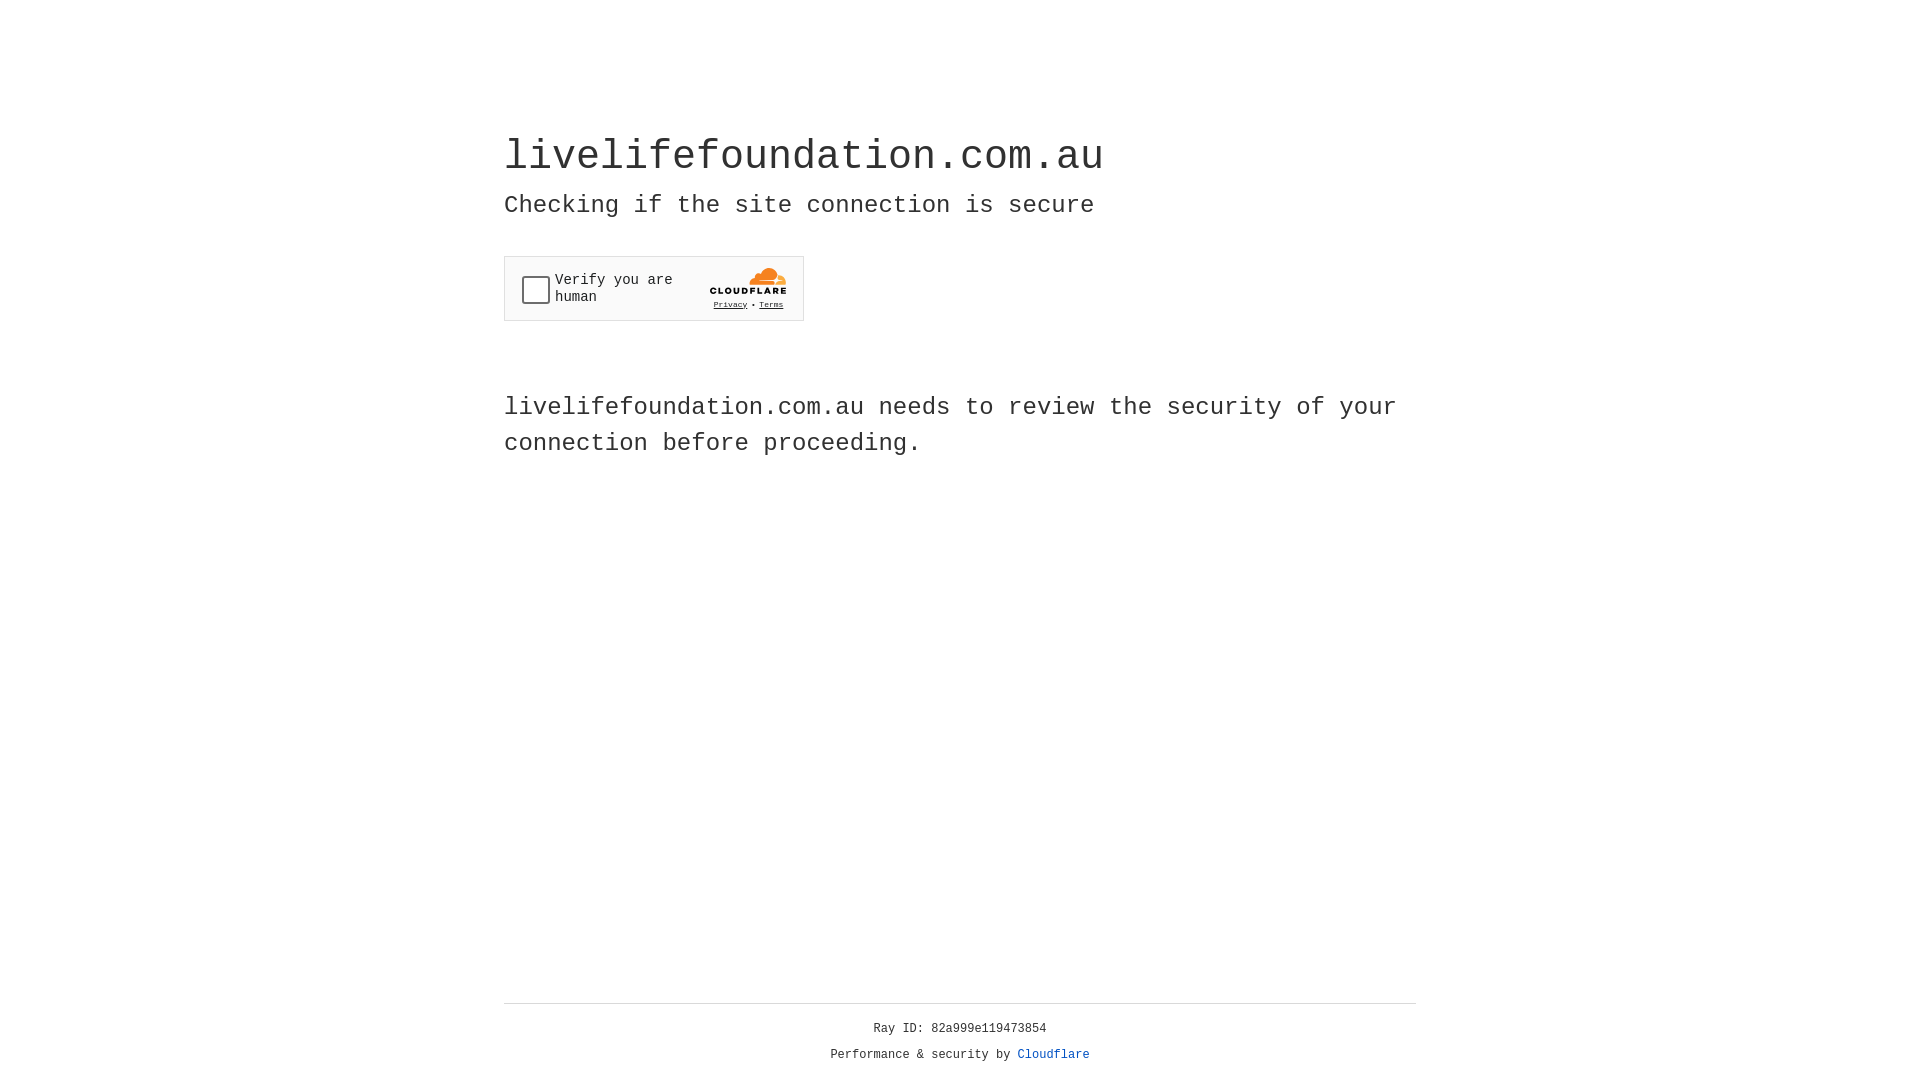  I want to click on 'Cloudflare', so click(1017, 1054).